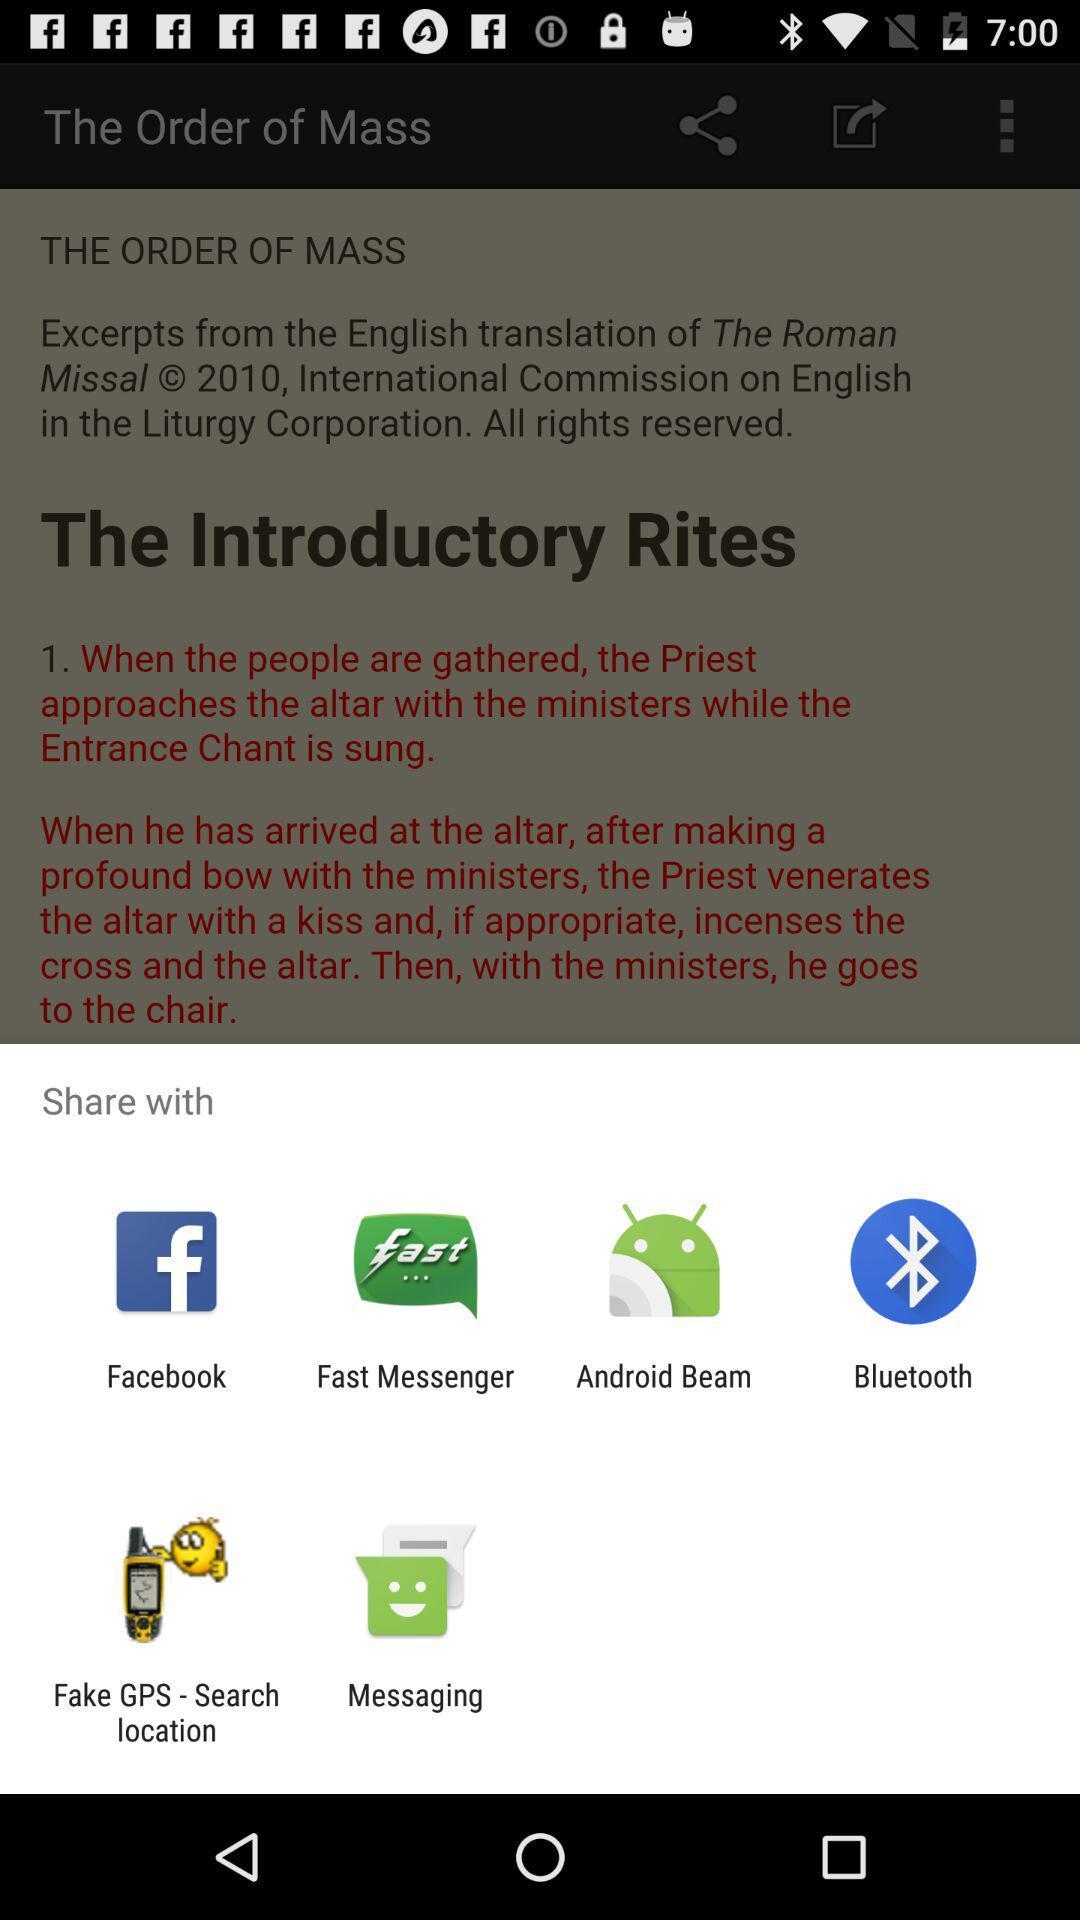 This screenshot has width=1080, height=1920. What do you see at coordinates (414, 1392) in the screenshot?
I see `app to the right of the facebook` at bounding box center [414, 1392].